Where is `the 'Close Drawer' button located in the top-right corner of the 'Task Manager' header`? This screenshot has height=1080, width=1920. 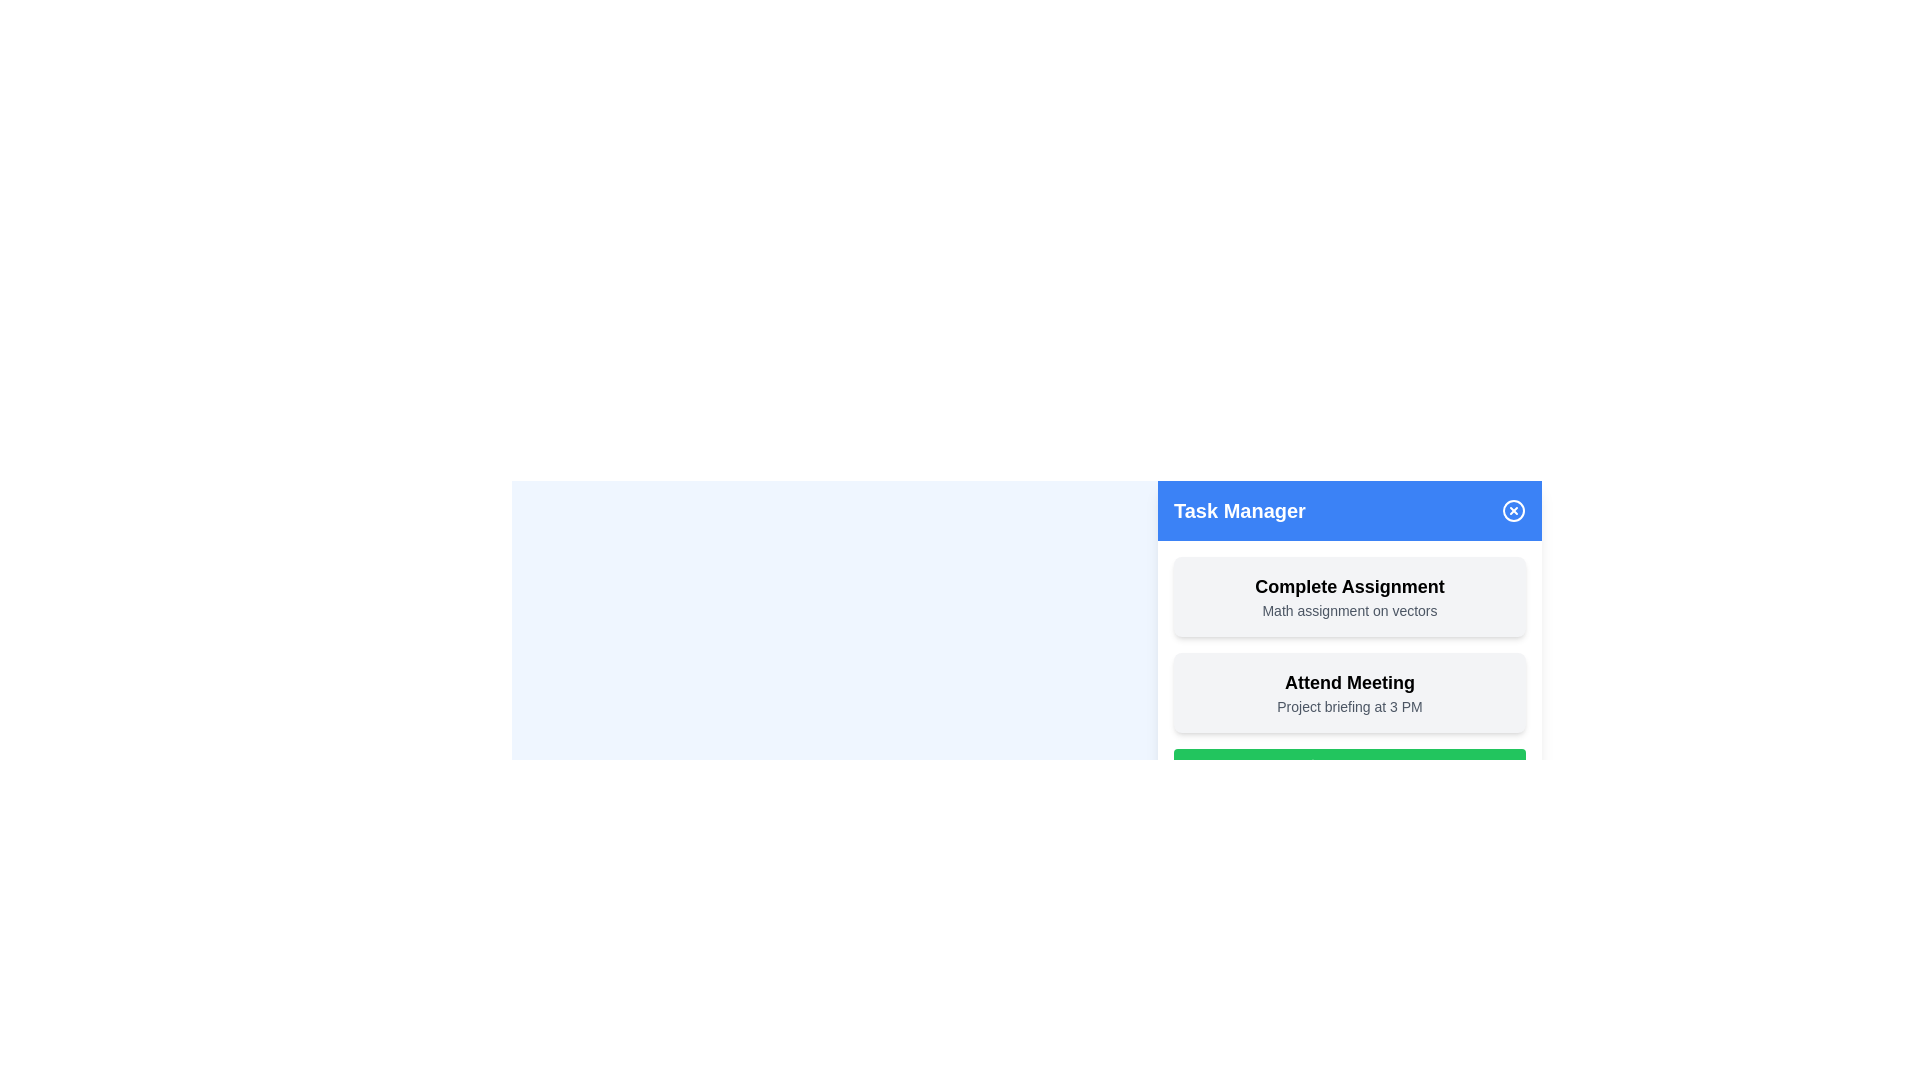 the 'Close Drawer' button located in the top-right corner of the 'Task Manager' header is located at coordinates (1513, 509).